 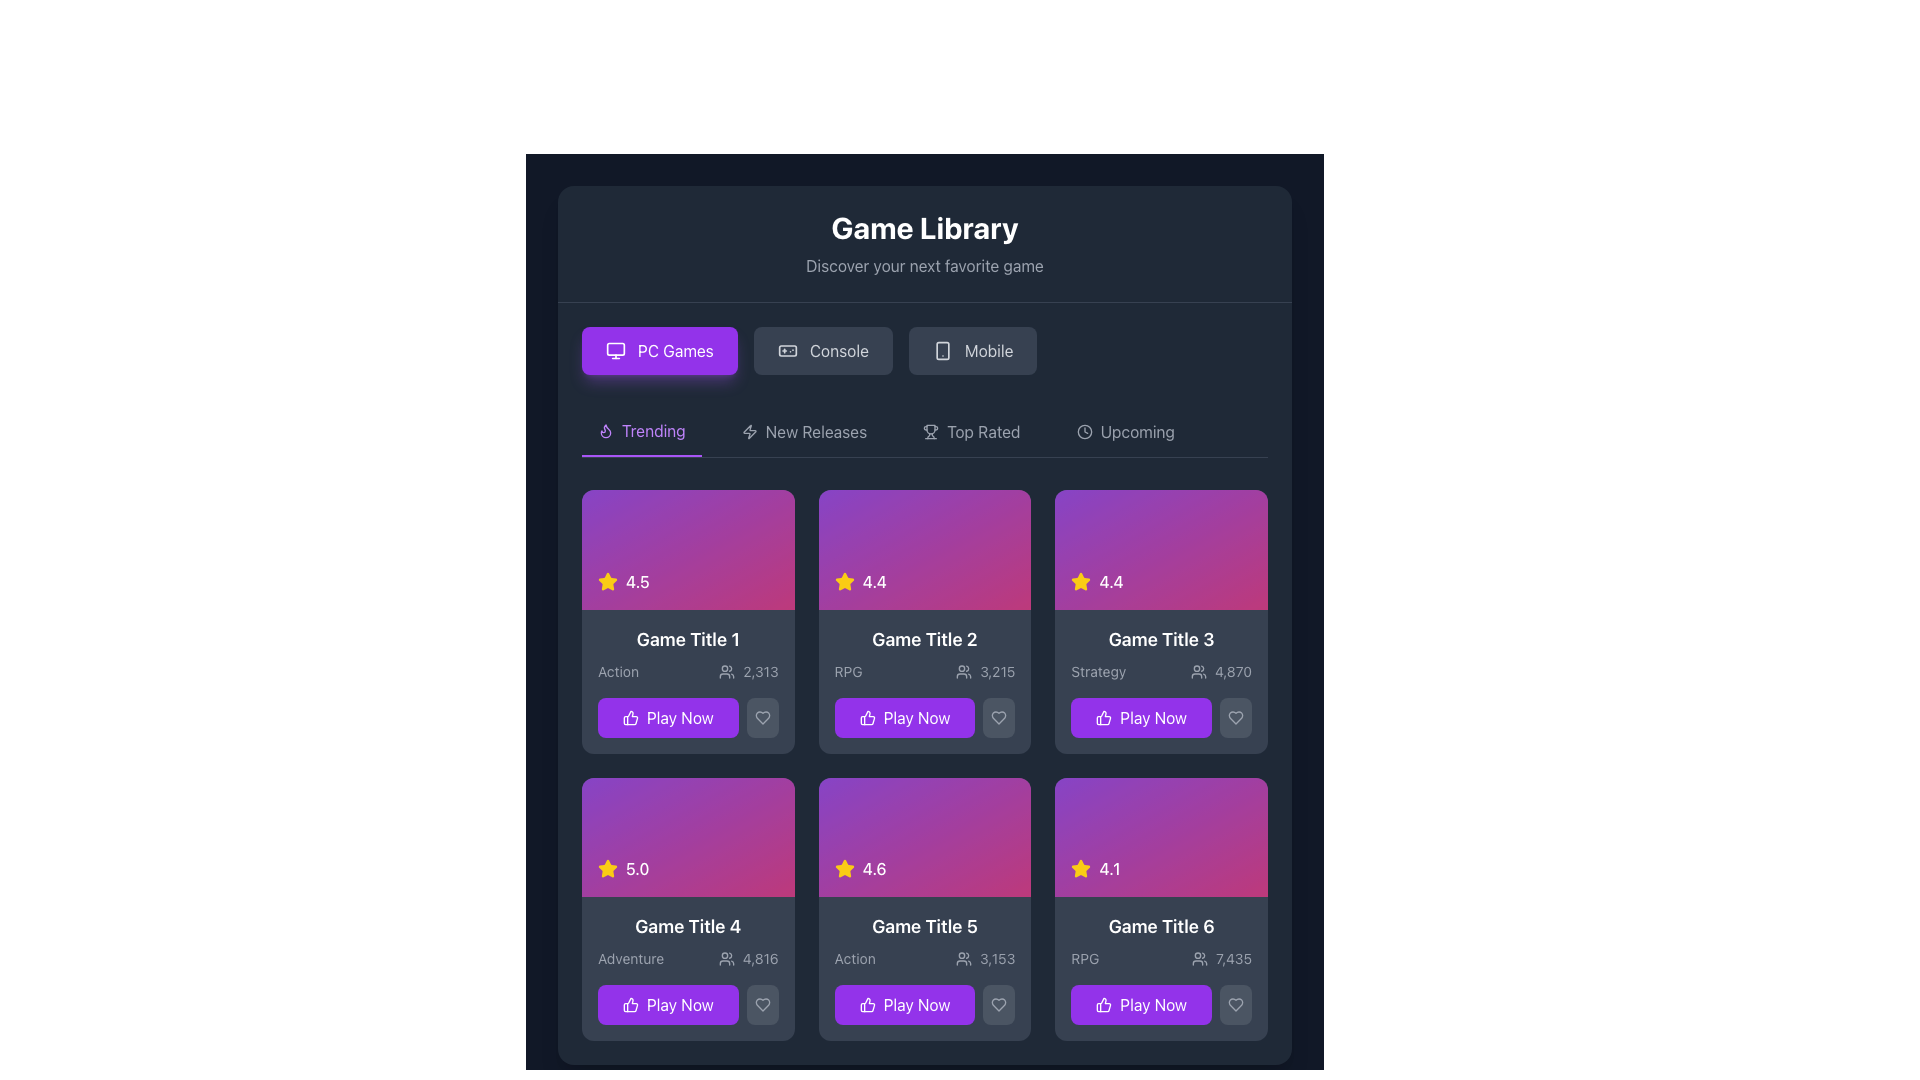 I want to click on the star icon indicating the rating for 'Game Title 6' in the 'Game Library' interface, located in the top-left corner of the card next to the rating number '4.1', so click(x=607, y=867).